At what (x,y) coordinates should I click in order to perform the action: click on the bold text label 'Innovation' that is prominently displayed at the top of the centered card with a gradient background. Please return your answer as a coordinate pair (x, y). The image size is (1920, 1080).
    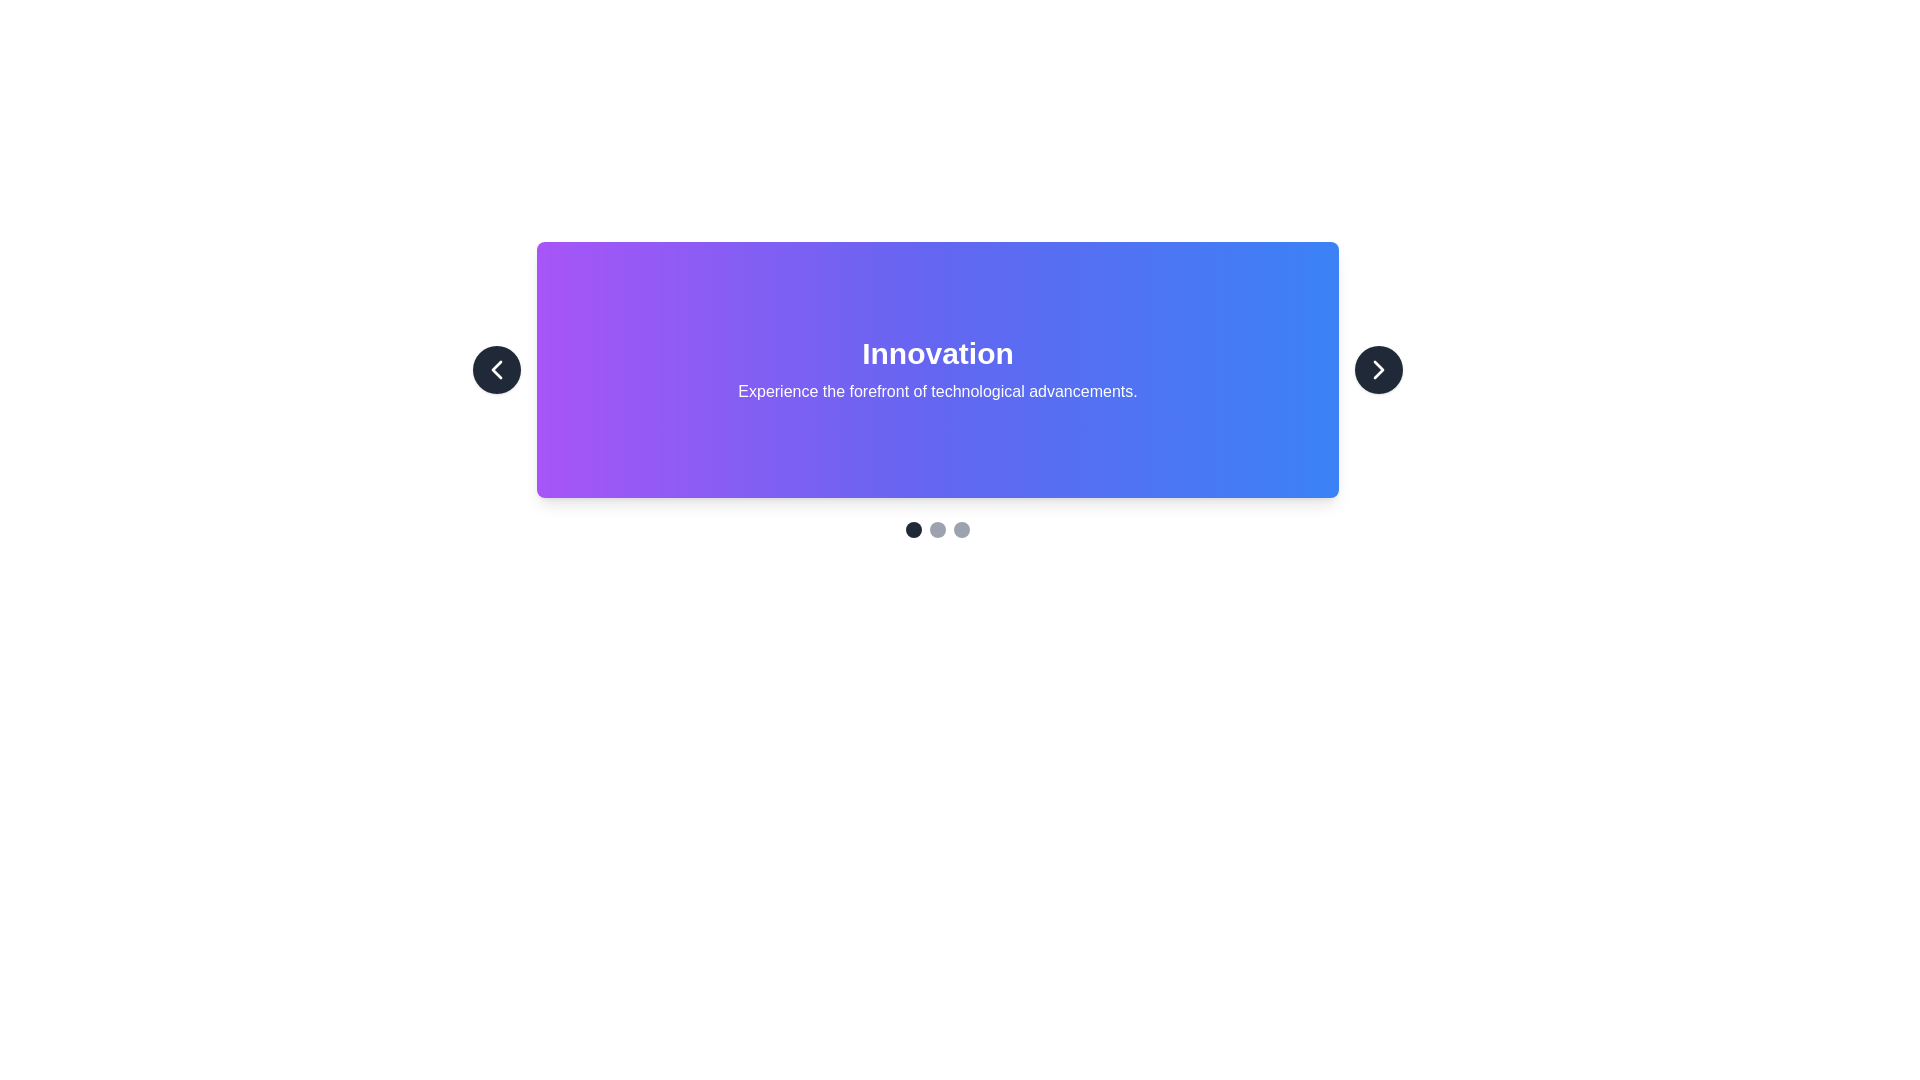
    Looking at the image, I should click on (936, 353).